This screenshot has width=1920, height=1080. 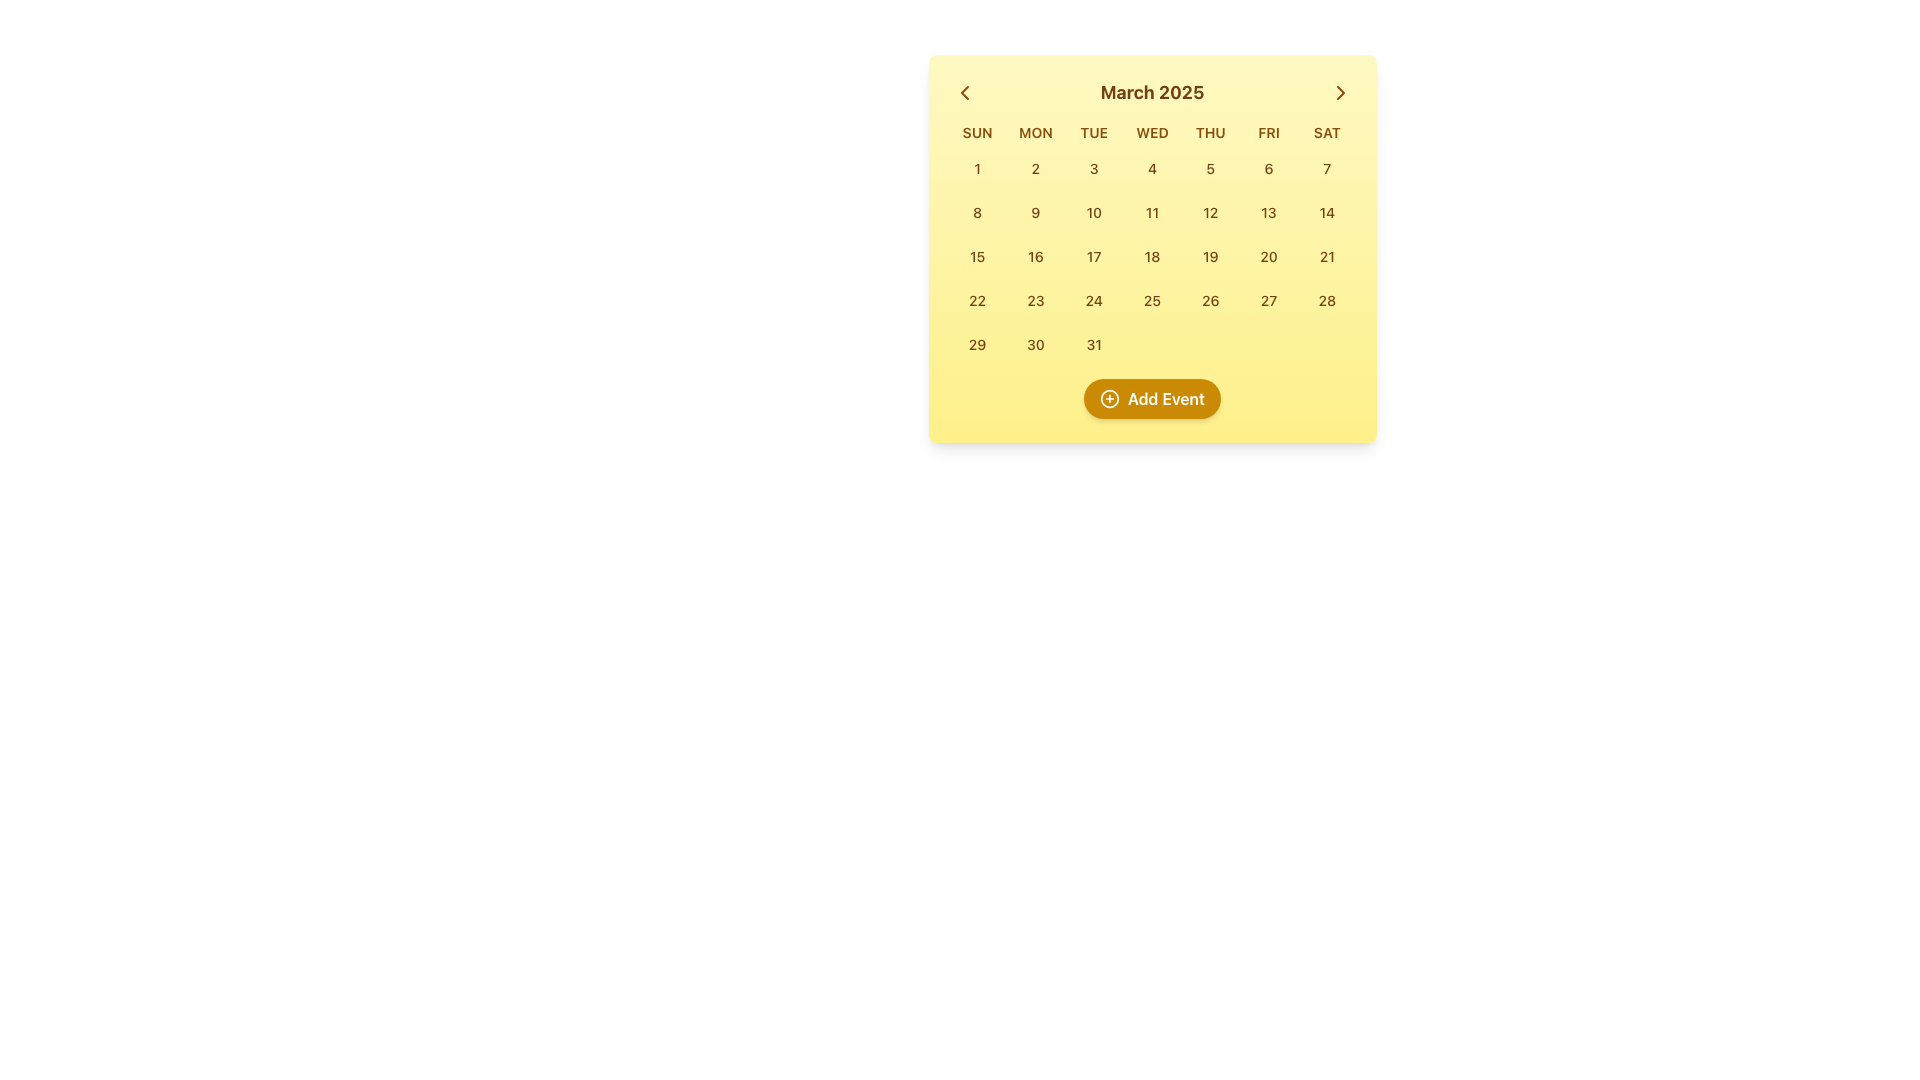 I want to click on the right-pointing chevron icon located near the top-right corner of the calendar interface, so click(x=1340, y=92).